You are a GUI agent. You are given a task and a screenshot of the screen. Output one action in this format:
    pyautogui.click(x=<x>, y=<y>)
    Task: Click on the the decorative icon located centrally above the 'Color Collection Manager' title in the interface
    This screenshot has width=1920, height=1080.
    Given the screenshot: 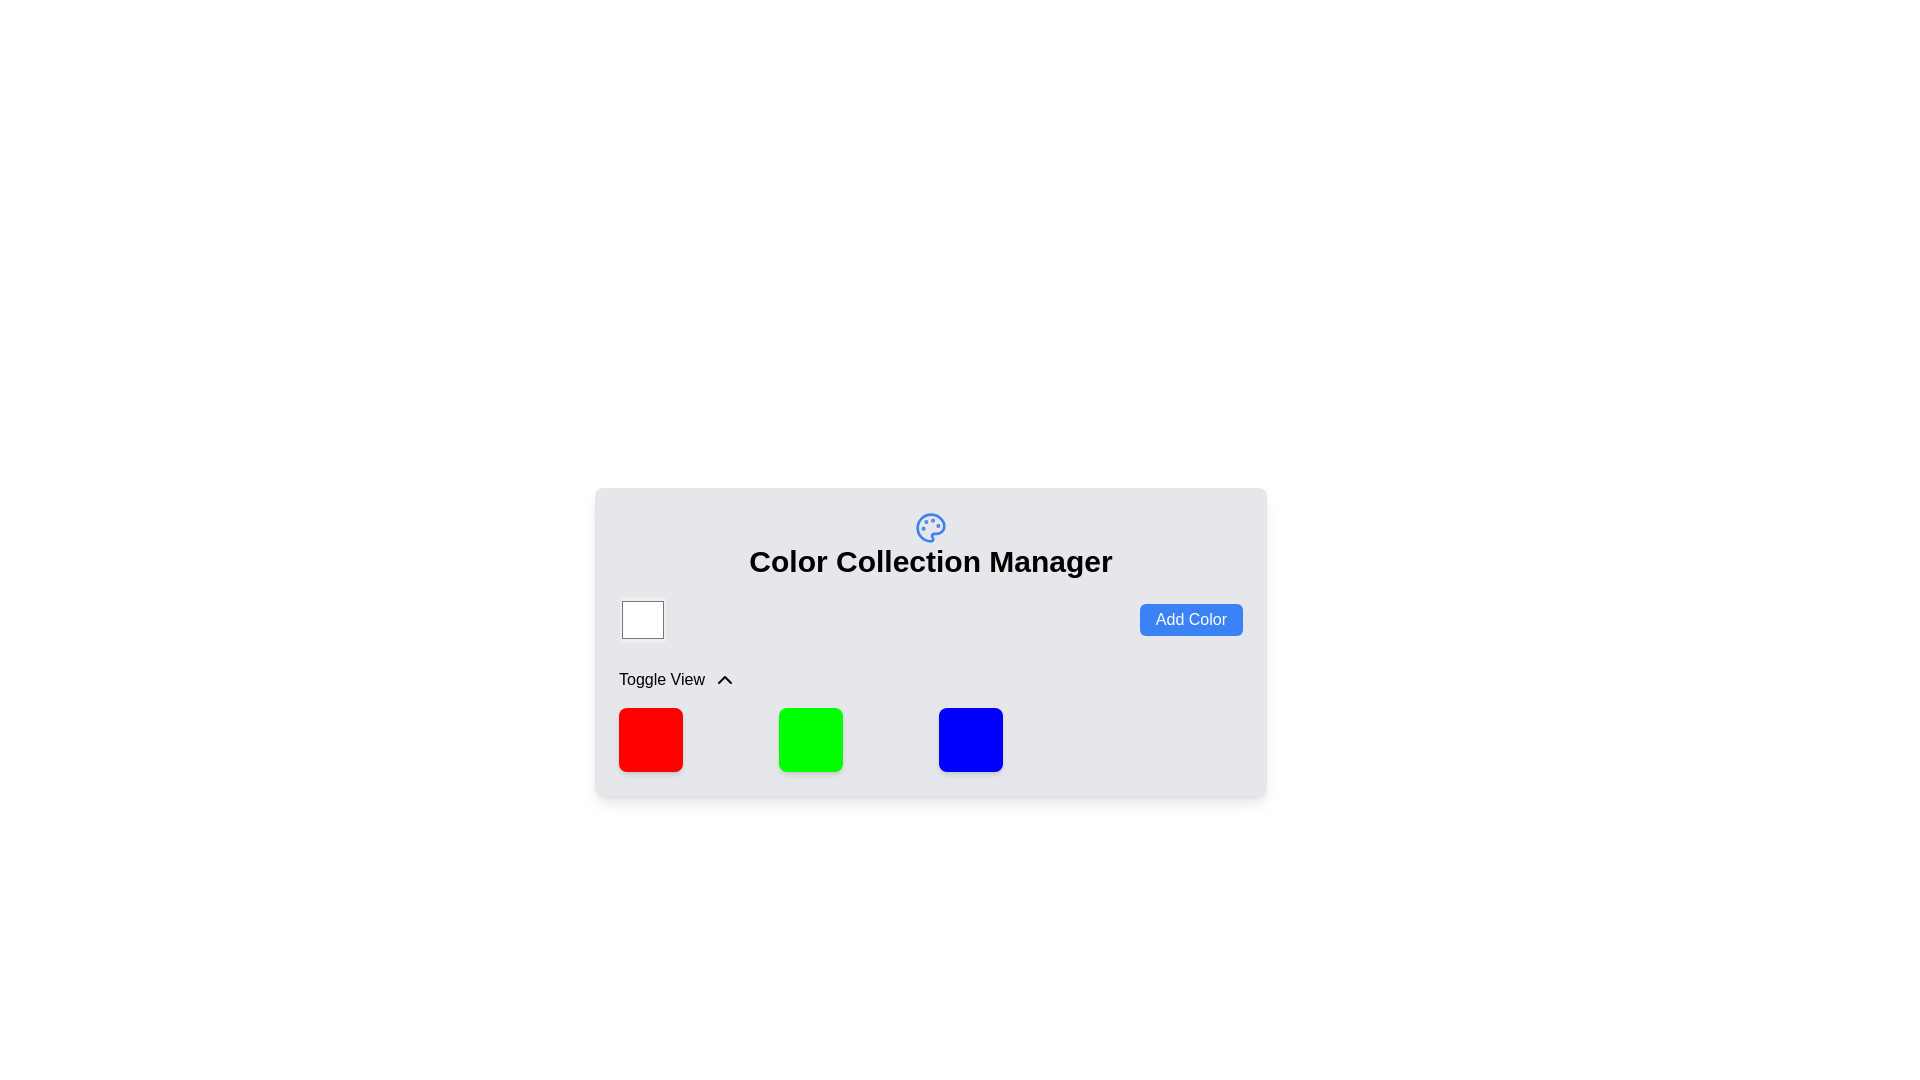 What is the action you would take?
    pyautogui.click(x=930, y=527)
    